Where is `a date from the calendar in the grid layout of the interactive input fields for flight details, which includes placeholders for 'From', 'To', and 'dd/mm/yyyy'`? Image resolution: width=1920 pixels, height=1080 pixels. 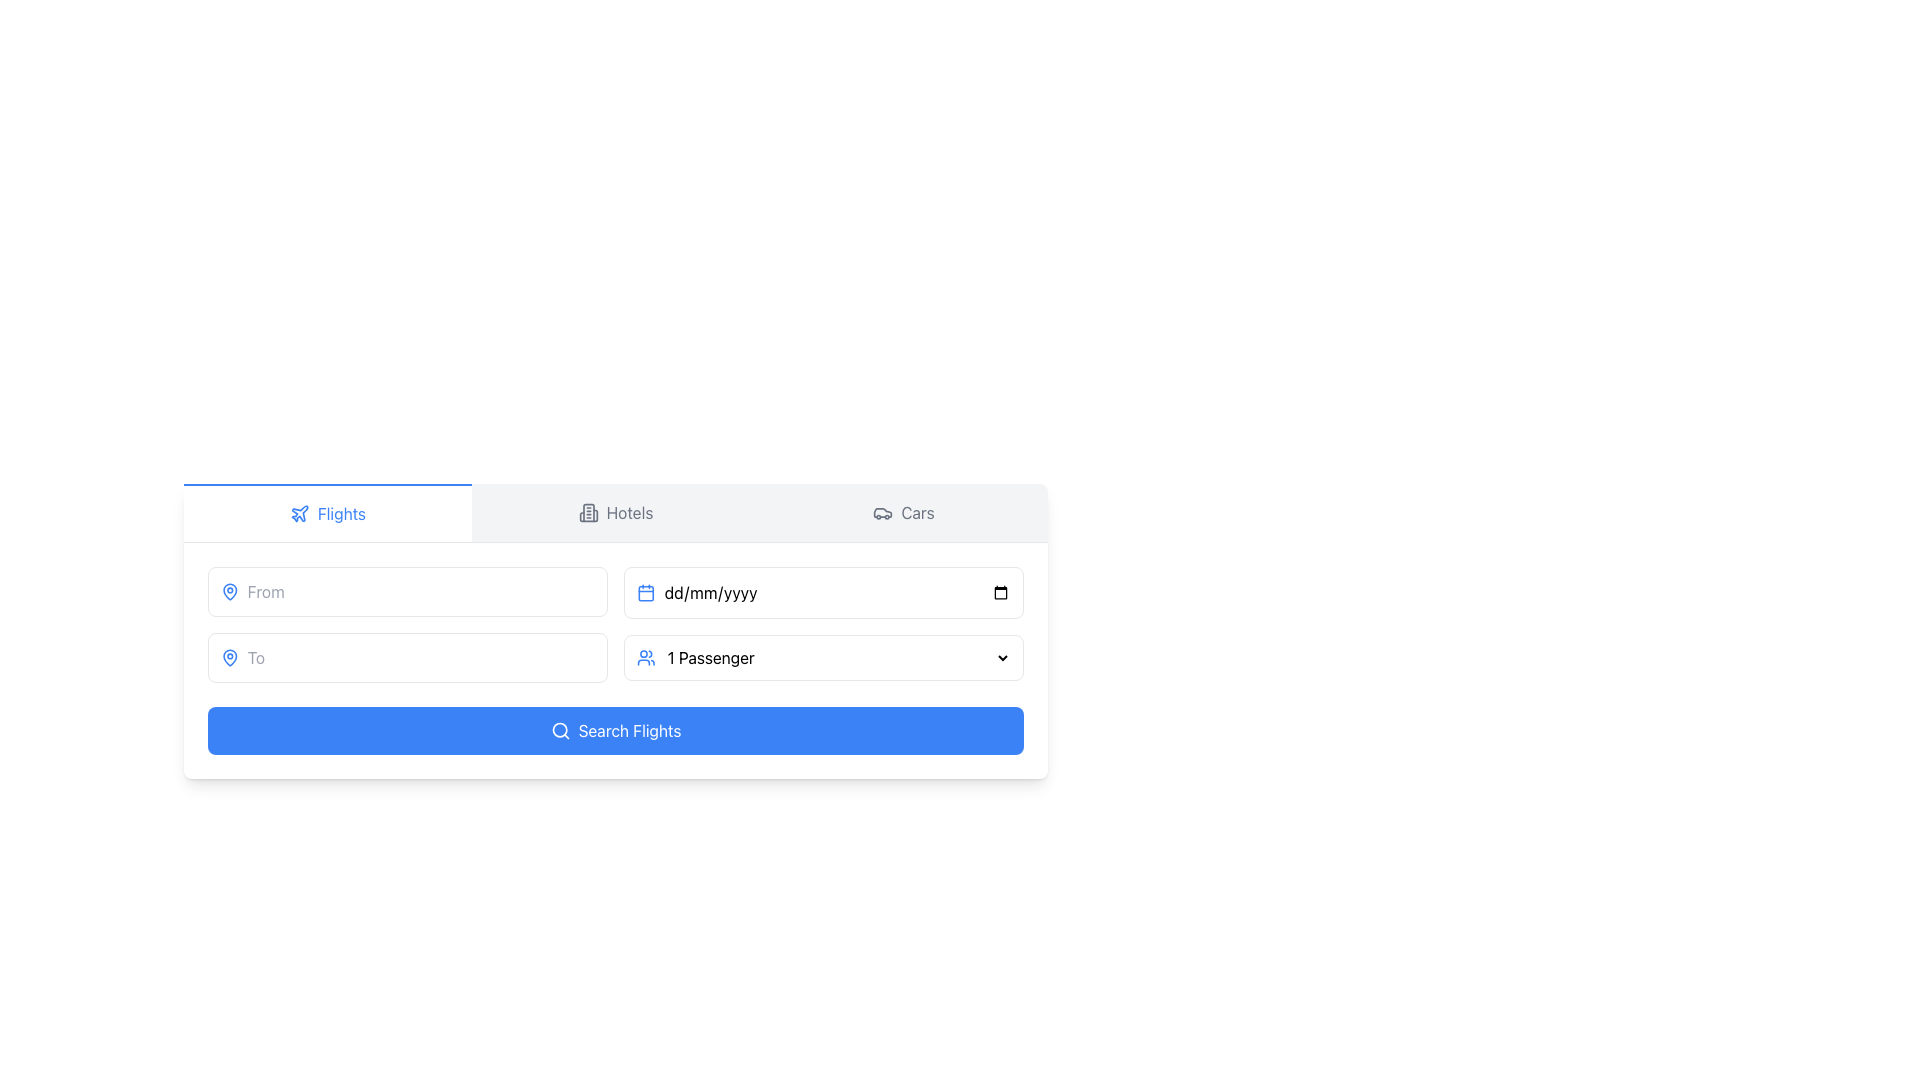
a date from the calendar in the grid layout of the interactive input fields for flight details, which includes placeholders for 'From', 'To', and 'dd/mm/yyyy' is located at coordinates (614, 623).